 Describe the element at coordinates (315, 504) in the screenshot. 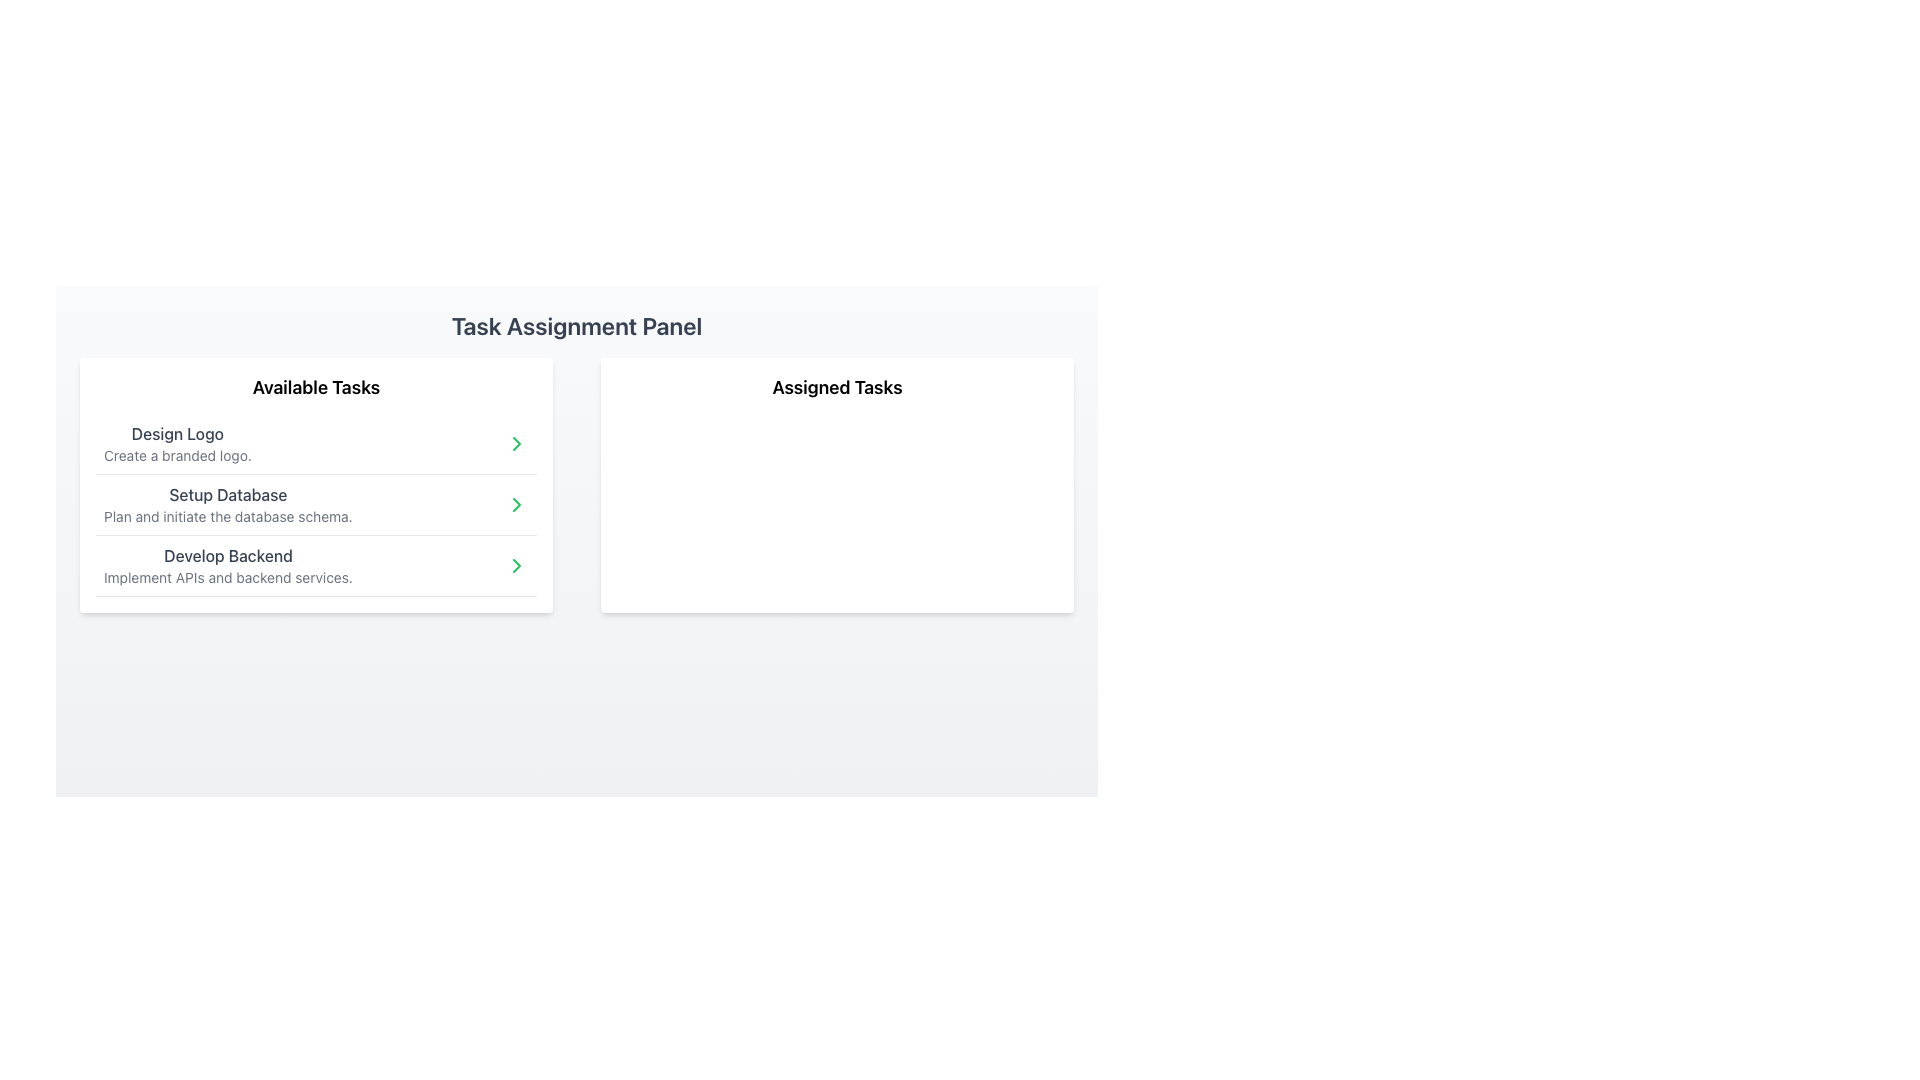

I see `the task item titled 'Setup Database' with the subtitle 'Plan and initiate the database schema.'` at that location.